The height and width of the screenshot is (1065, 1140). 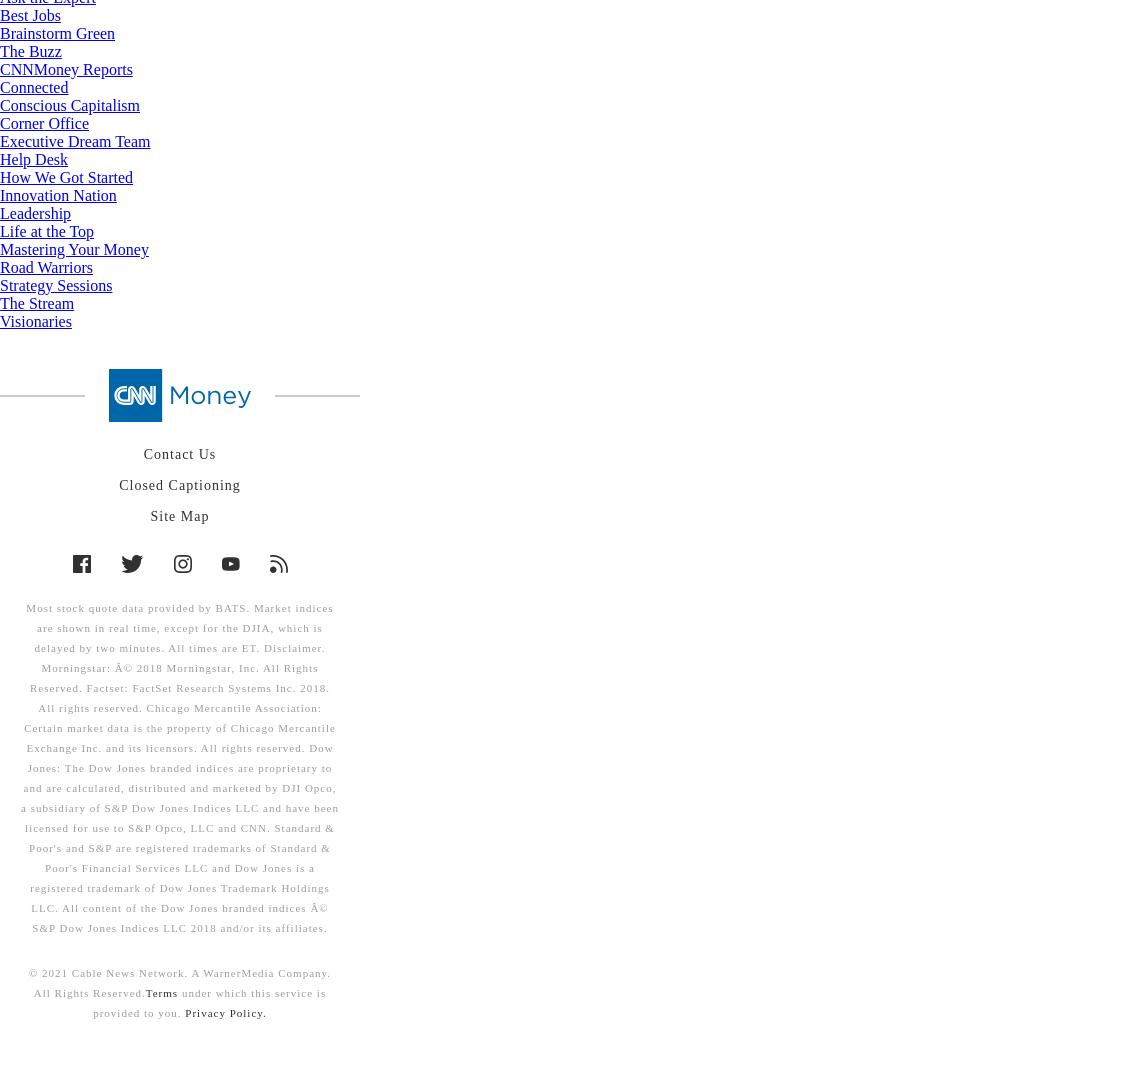 I want to click on 'CNNMoney Reports', so click(x=0, y=68).